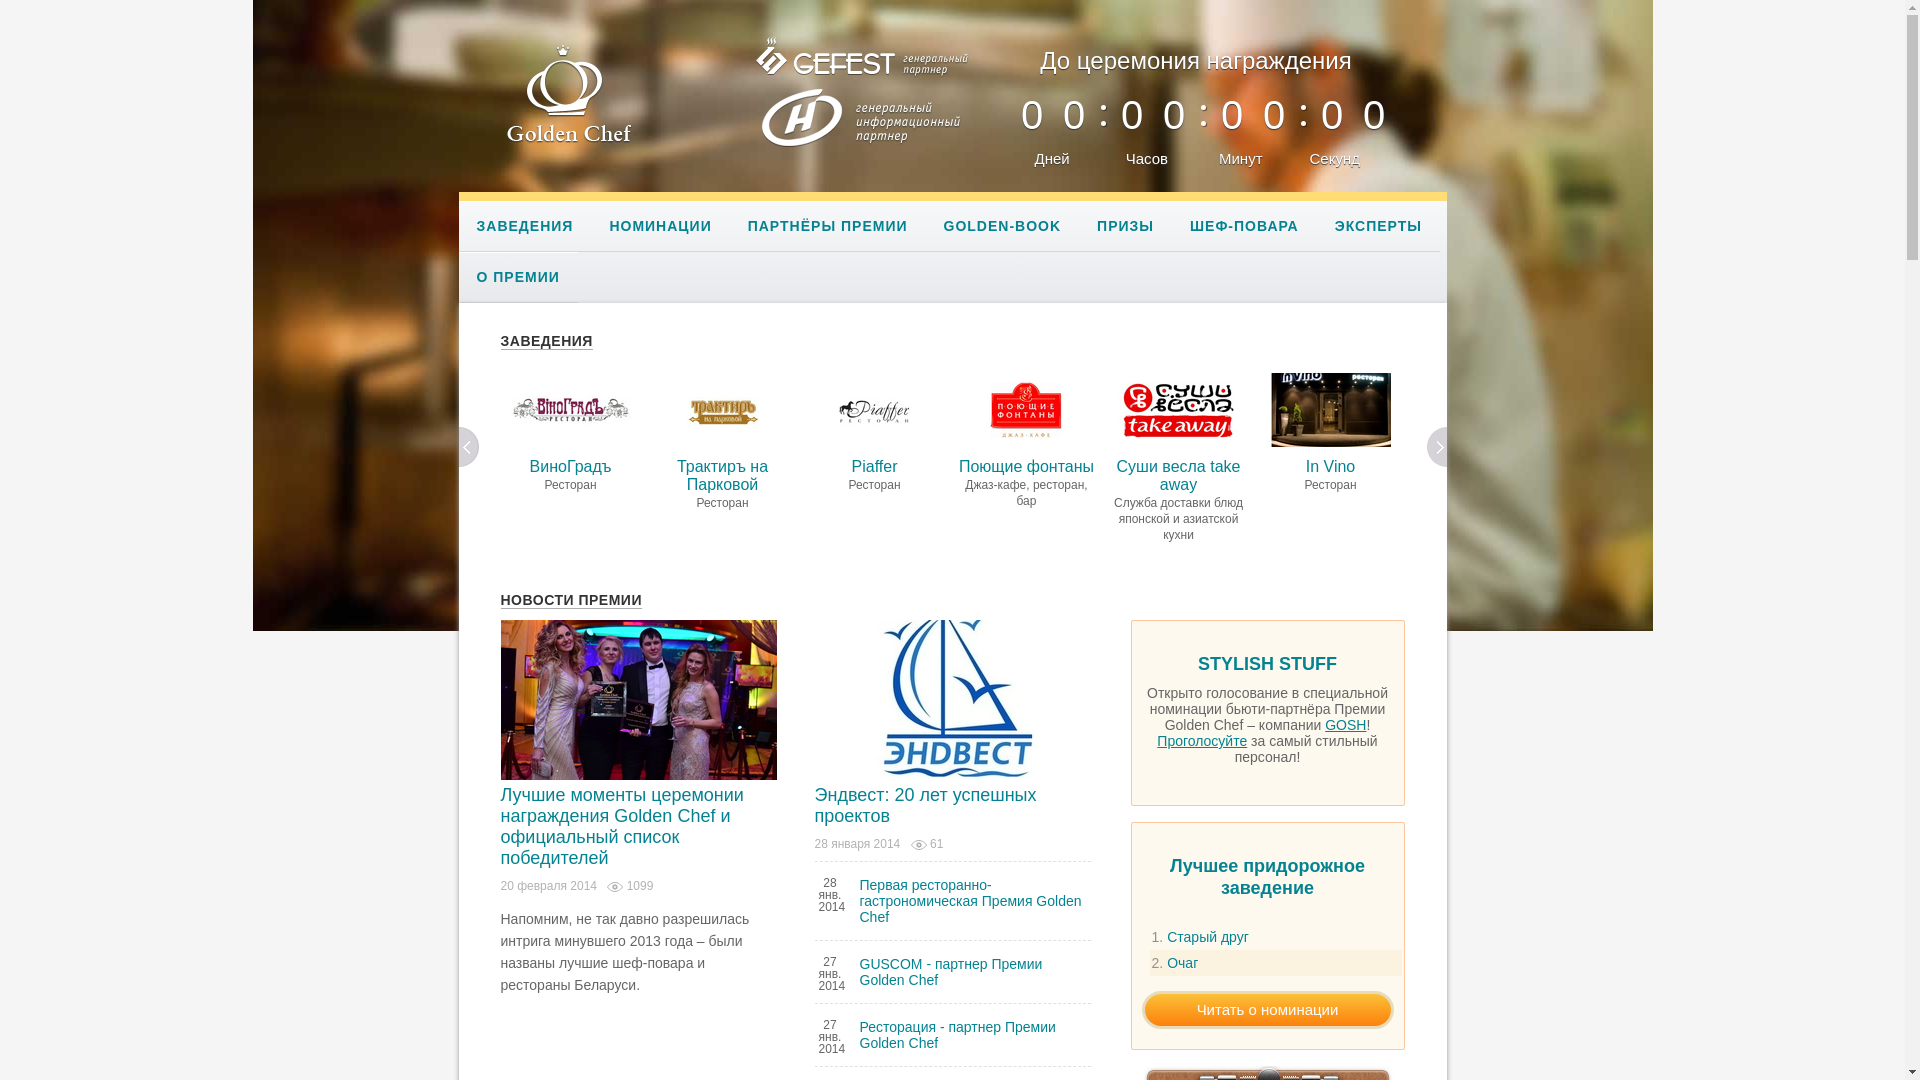 The height and width of the screenshot is (1080, 1920). Describe the element at coordinates (469, 446) in the screenshot. I see `'Prev'` at that location.